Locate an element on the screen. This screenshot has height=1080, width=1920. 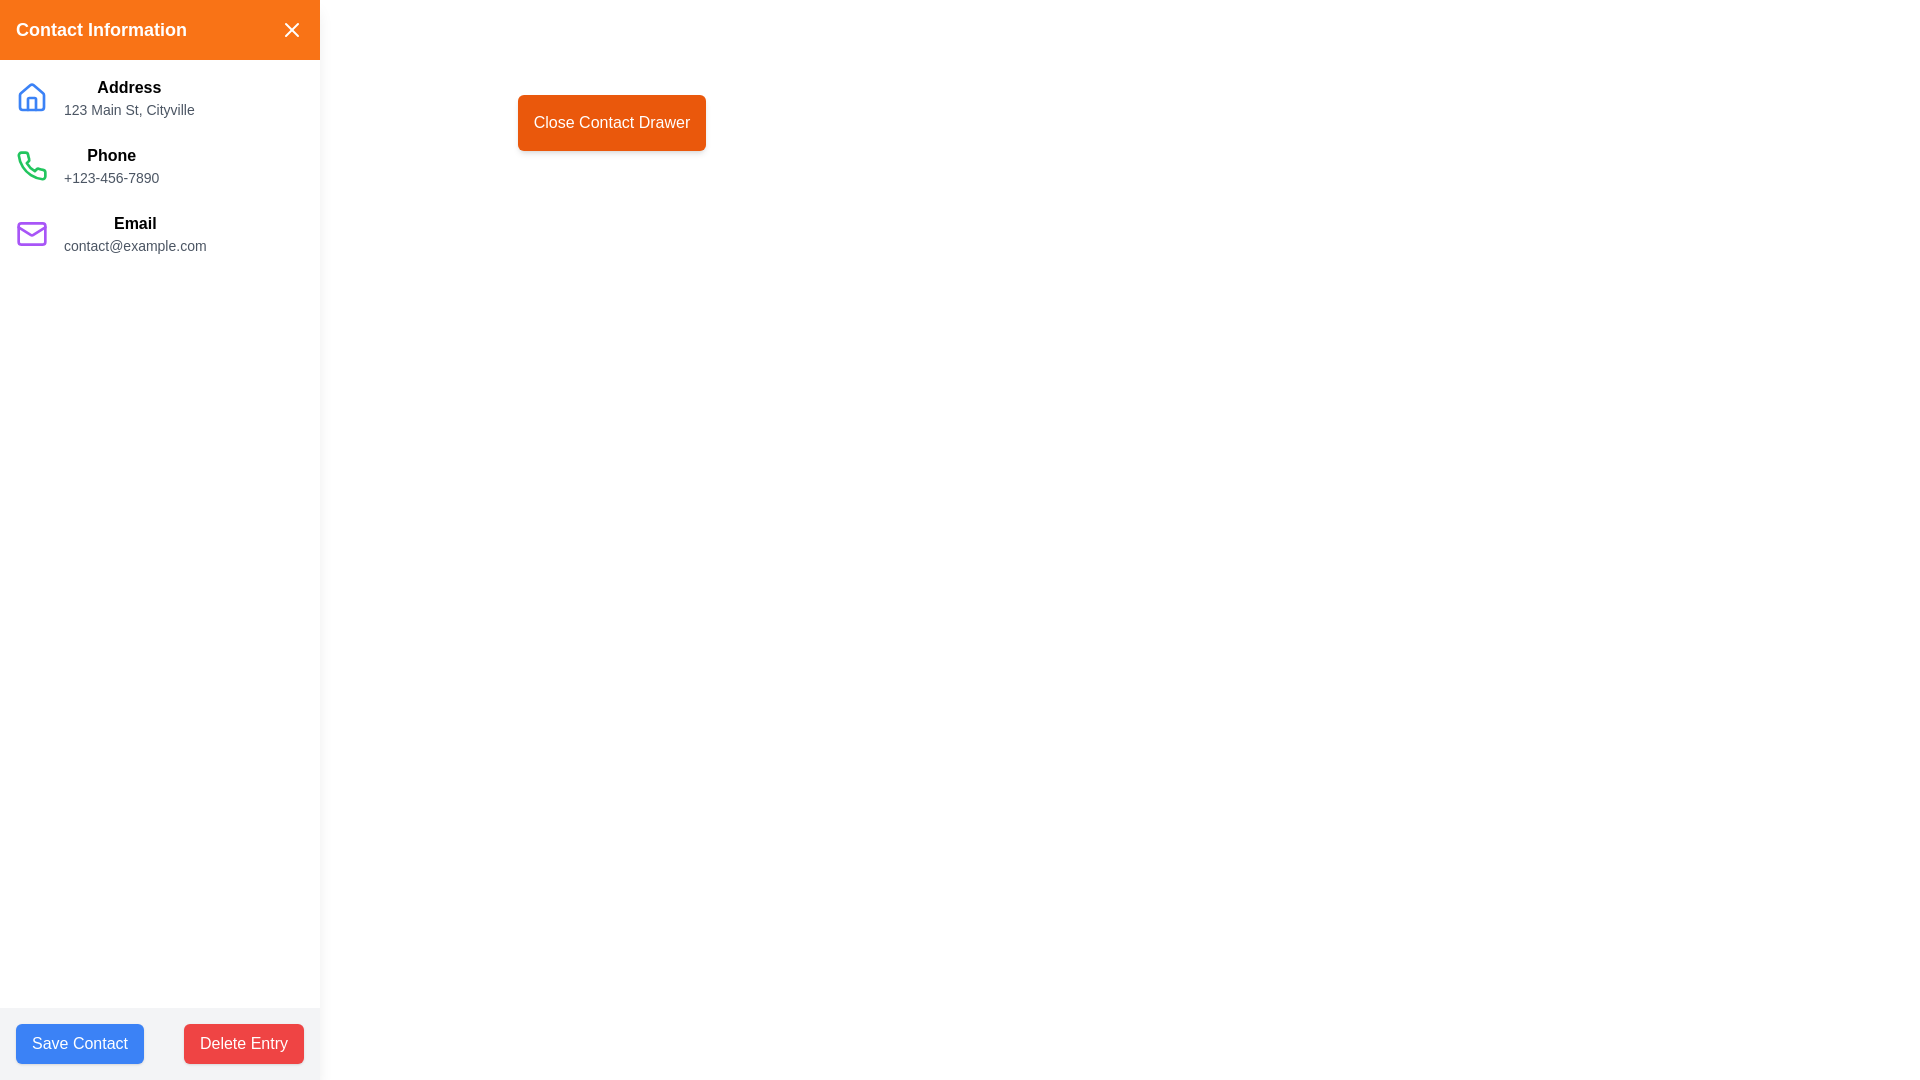
the text label that serves as a heading for the address details, located above the phone and email sections in the contact details list is located at coordinates (128, 87).